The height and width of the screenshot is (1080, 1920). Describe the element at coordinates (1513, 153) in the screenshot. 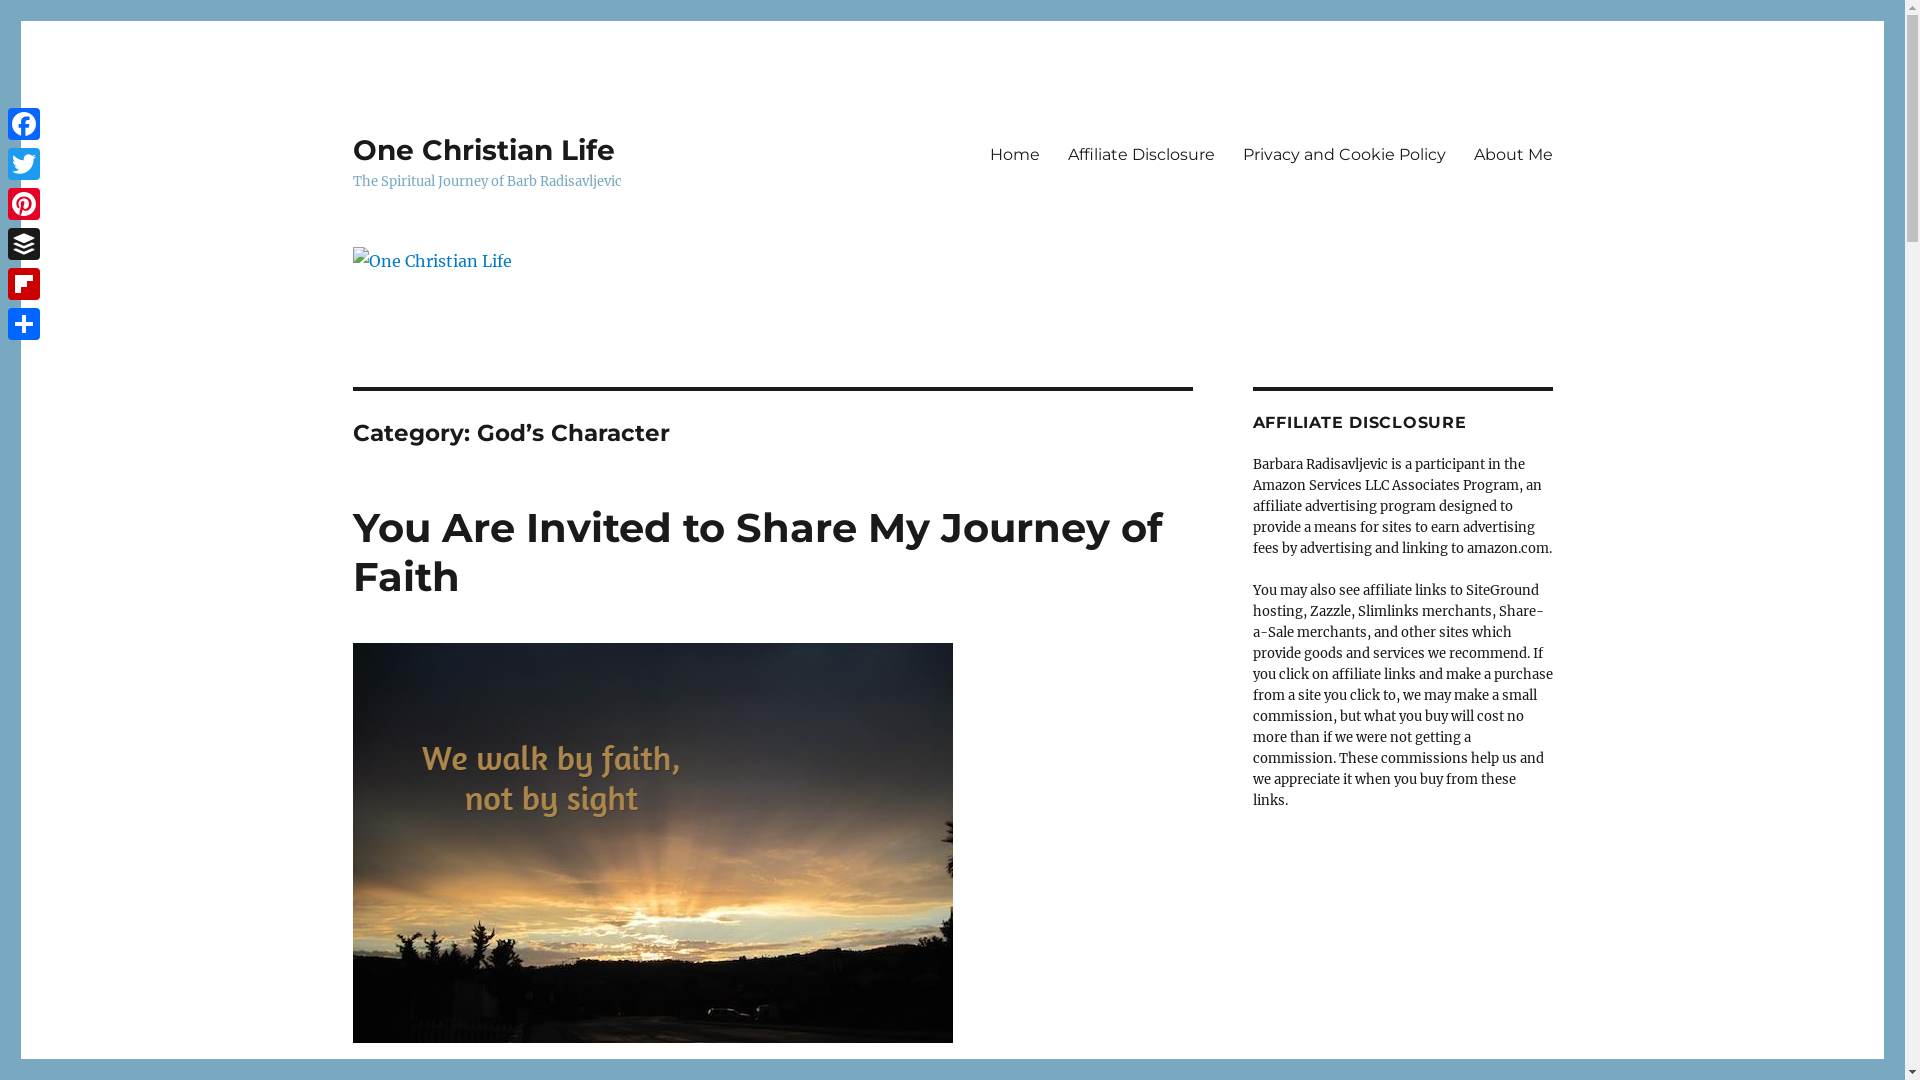

I see `'About Me'` at that location.